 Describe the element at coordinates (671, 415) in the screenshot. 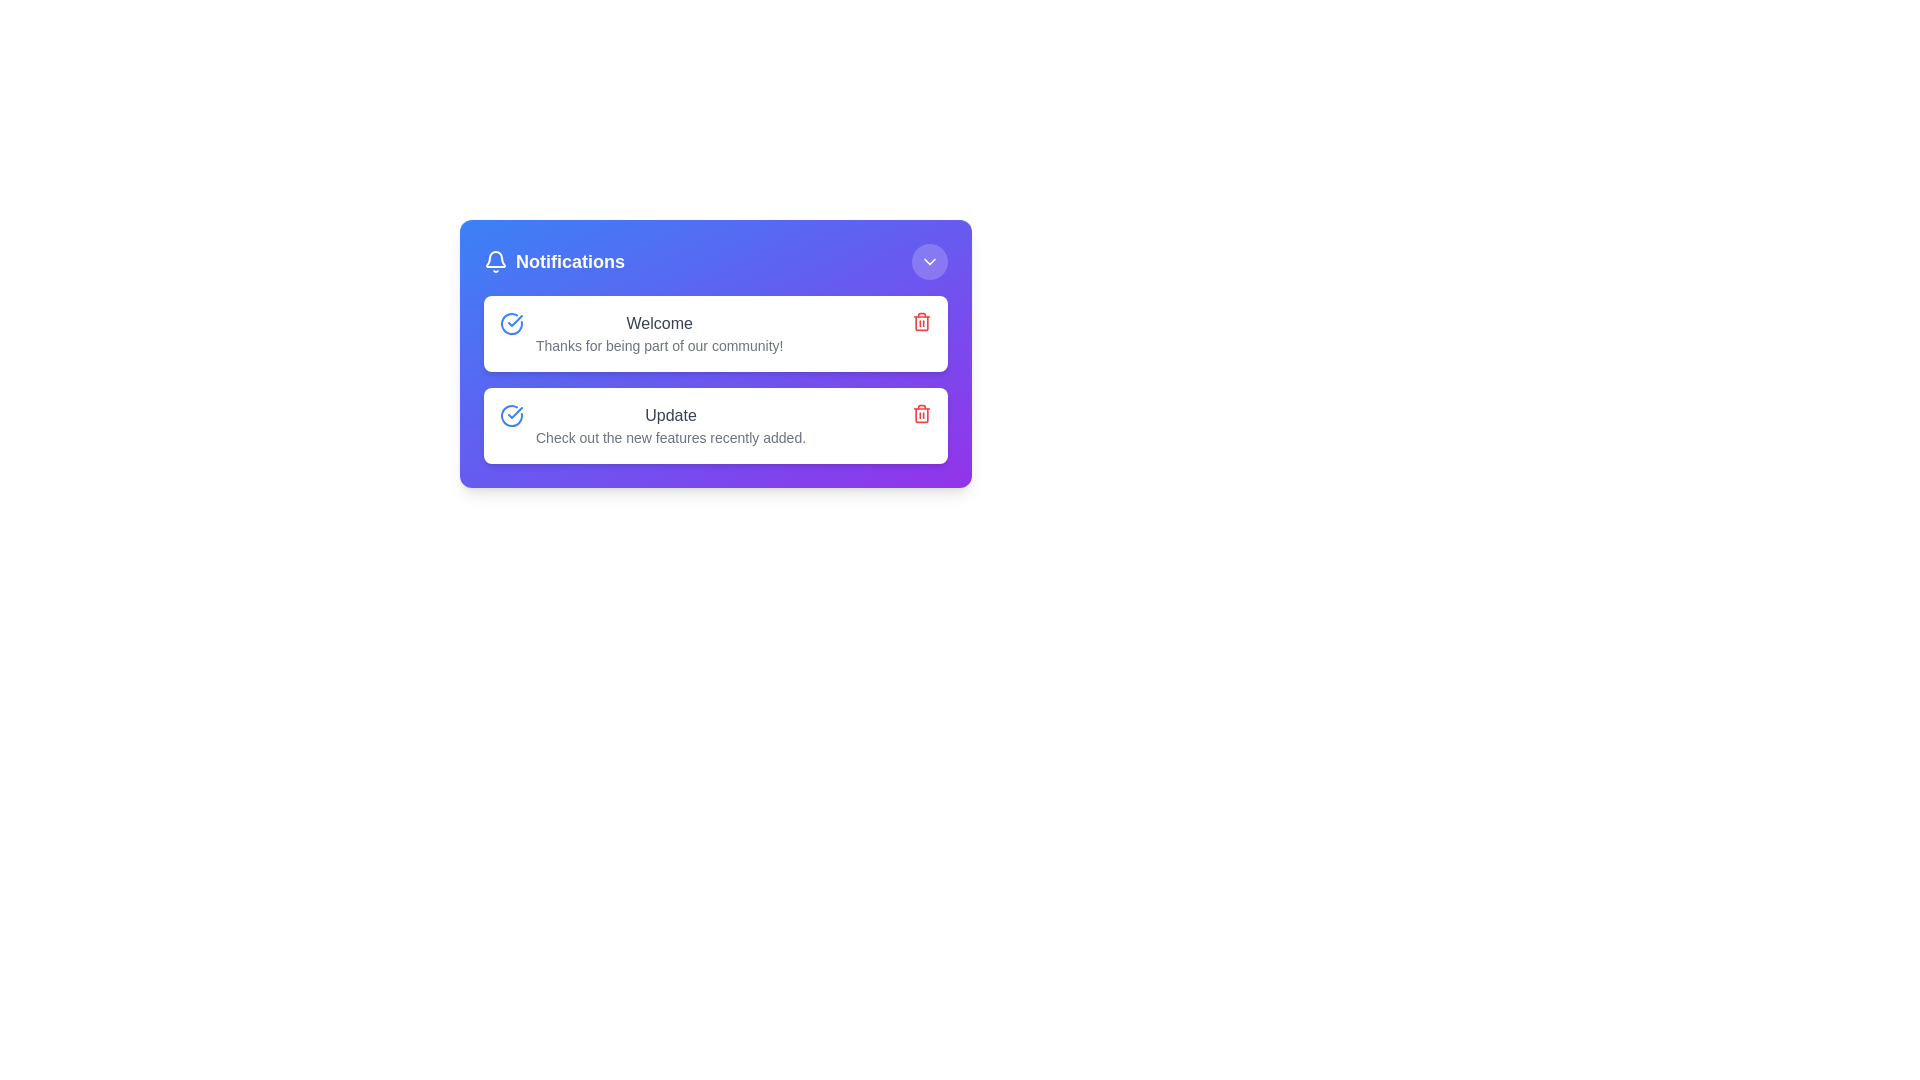

I see `the title label of the notification located in the second notification block, which provides a summary of the notification's content` at that location.